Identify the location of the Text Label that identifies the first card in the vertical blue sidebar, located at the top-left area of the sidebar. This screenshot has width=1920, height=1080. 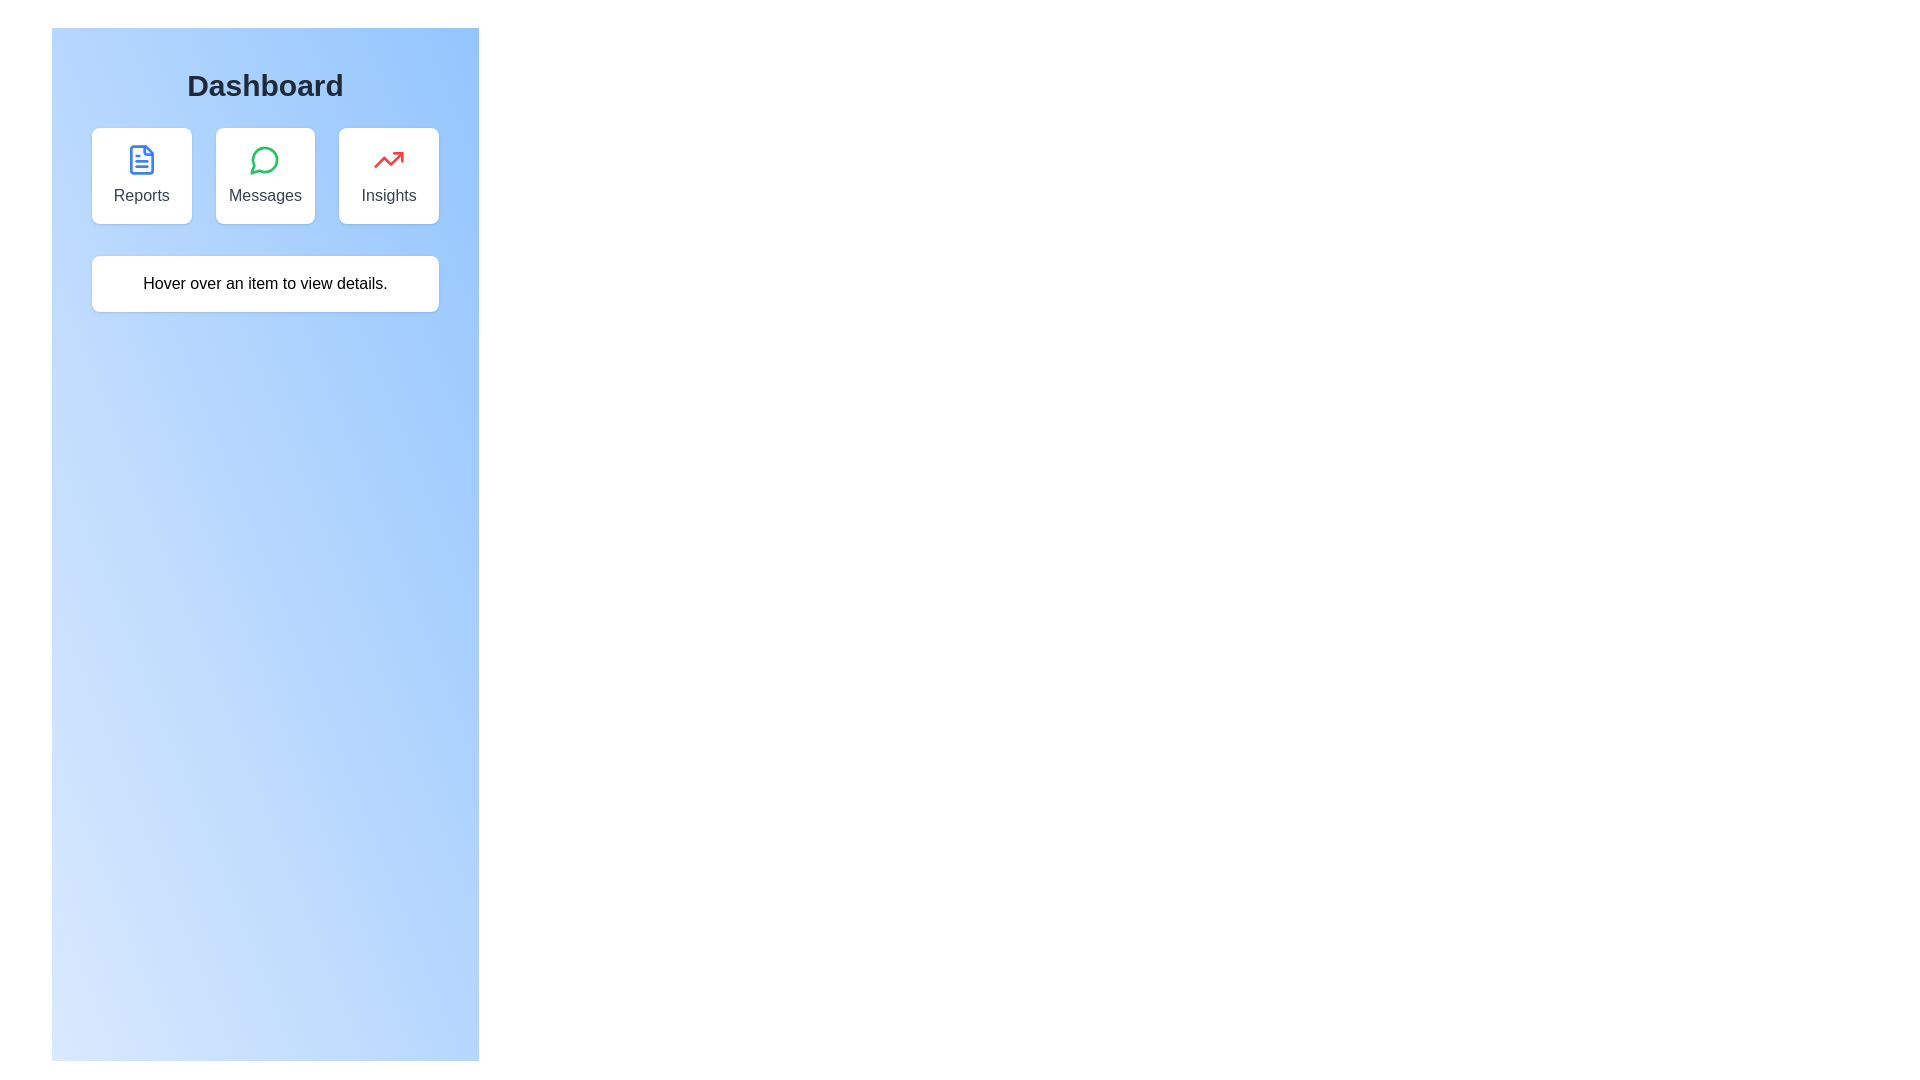
(140, 196).